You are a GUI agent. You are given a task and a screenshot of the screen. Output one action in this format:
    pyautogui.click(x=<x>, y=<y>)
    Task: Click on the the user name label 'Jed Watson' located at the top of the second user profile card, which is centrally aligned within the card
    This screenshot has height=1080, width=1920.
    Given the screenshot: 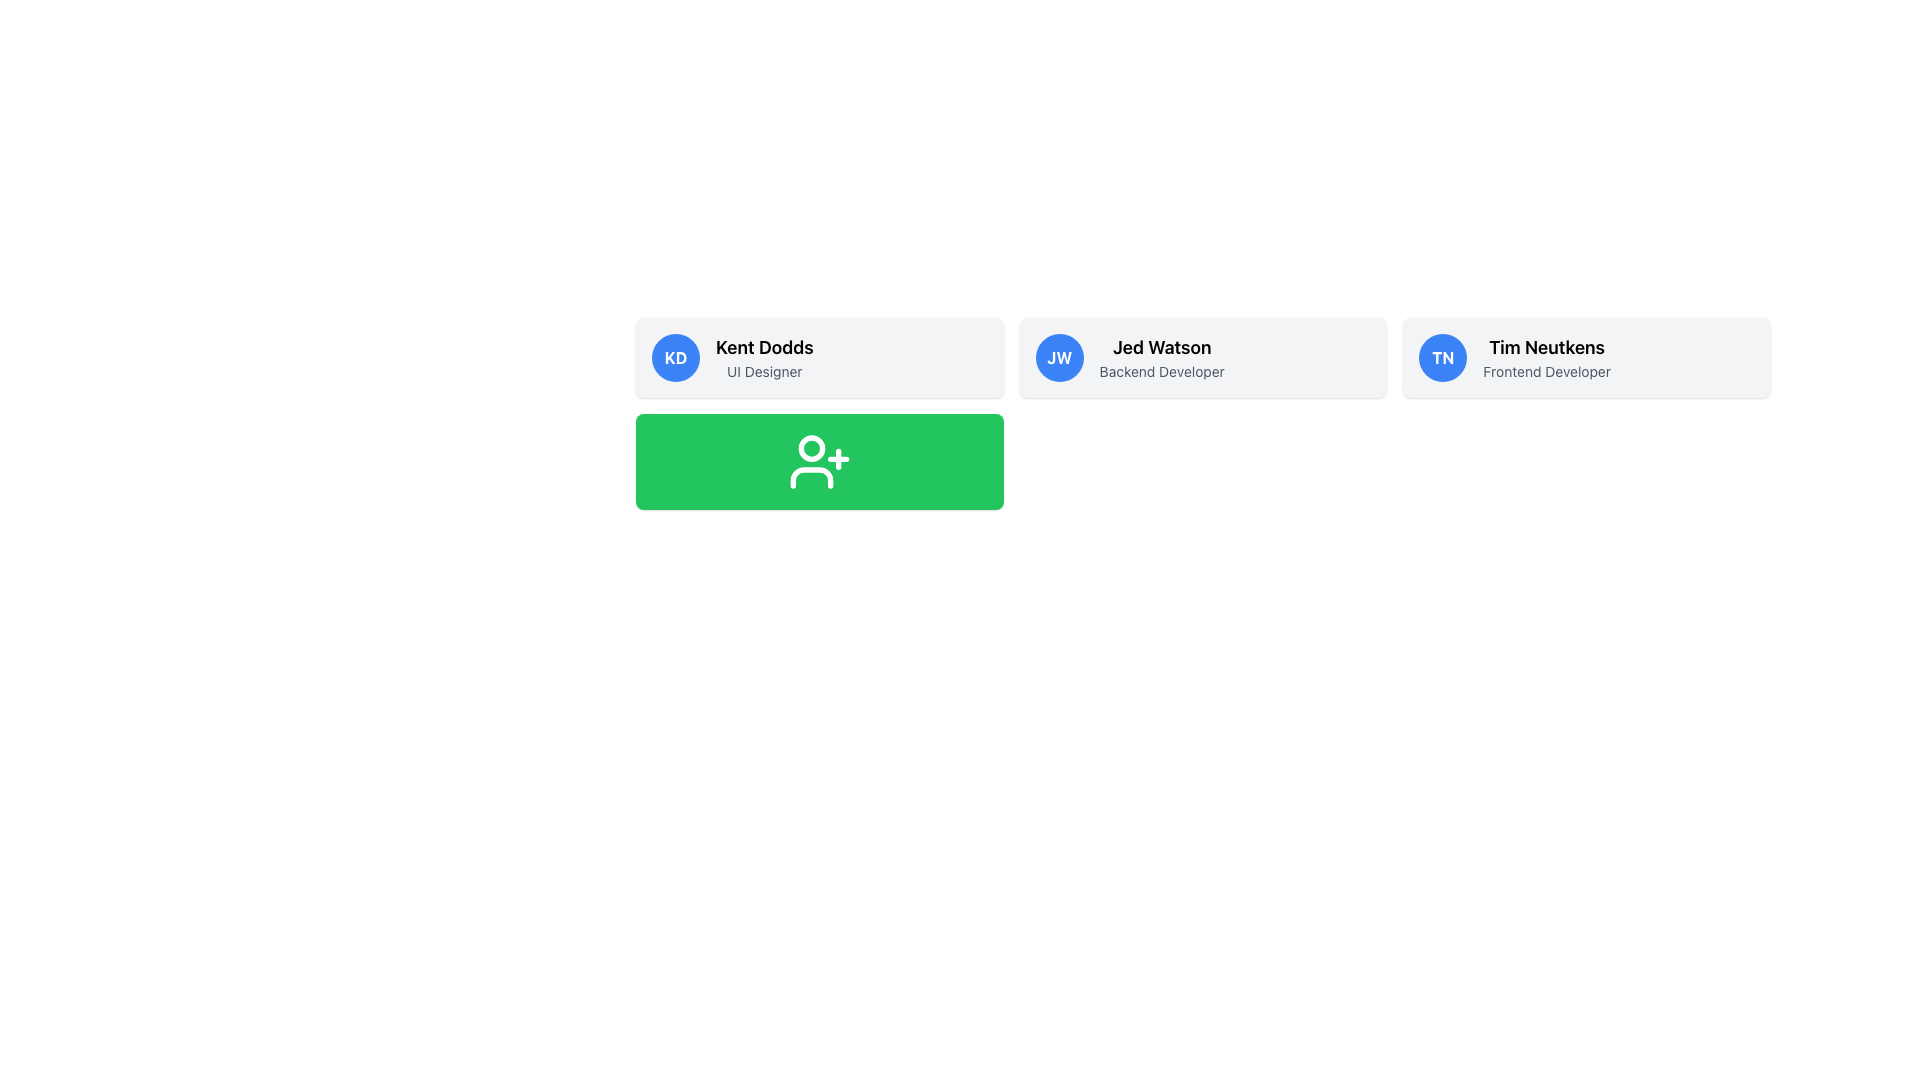 What is the action you would take?
    pyautogui.click(x=1162, y=346)
    